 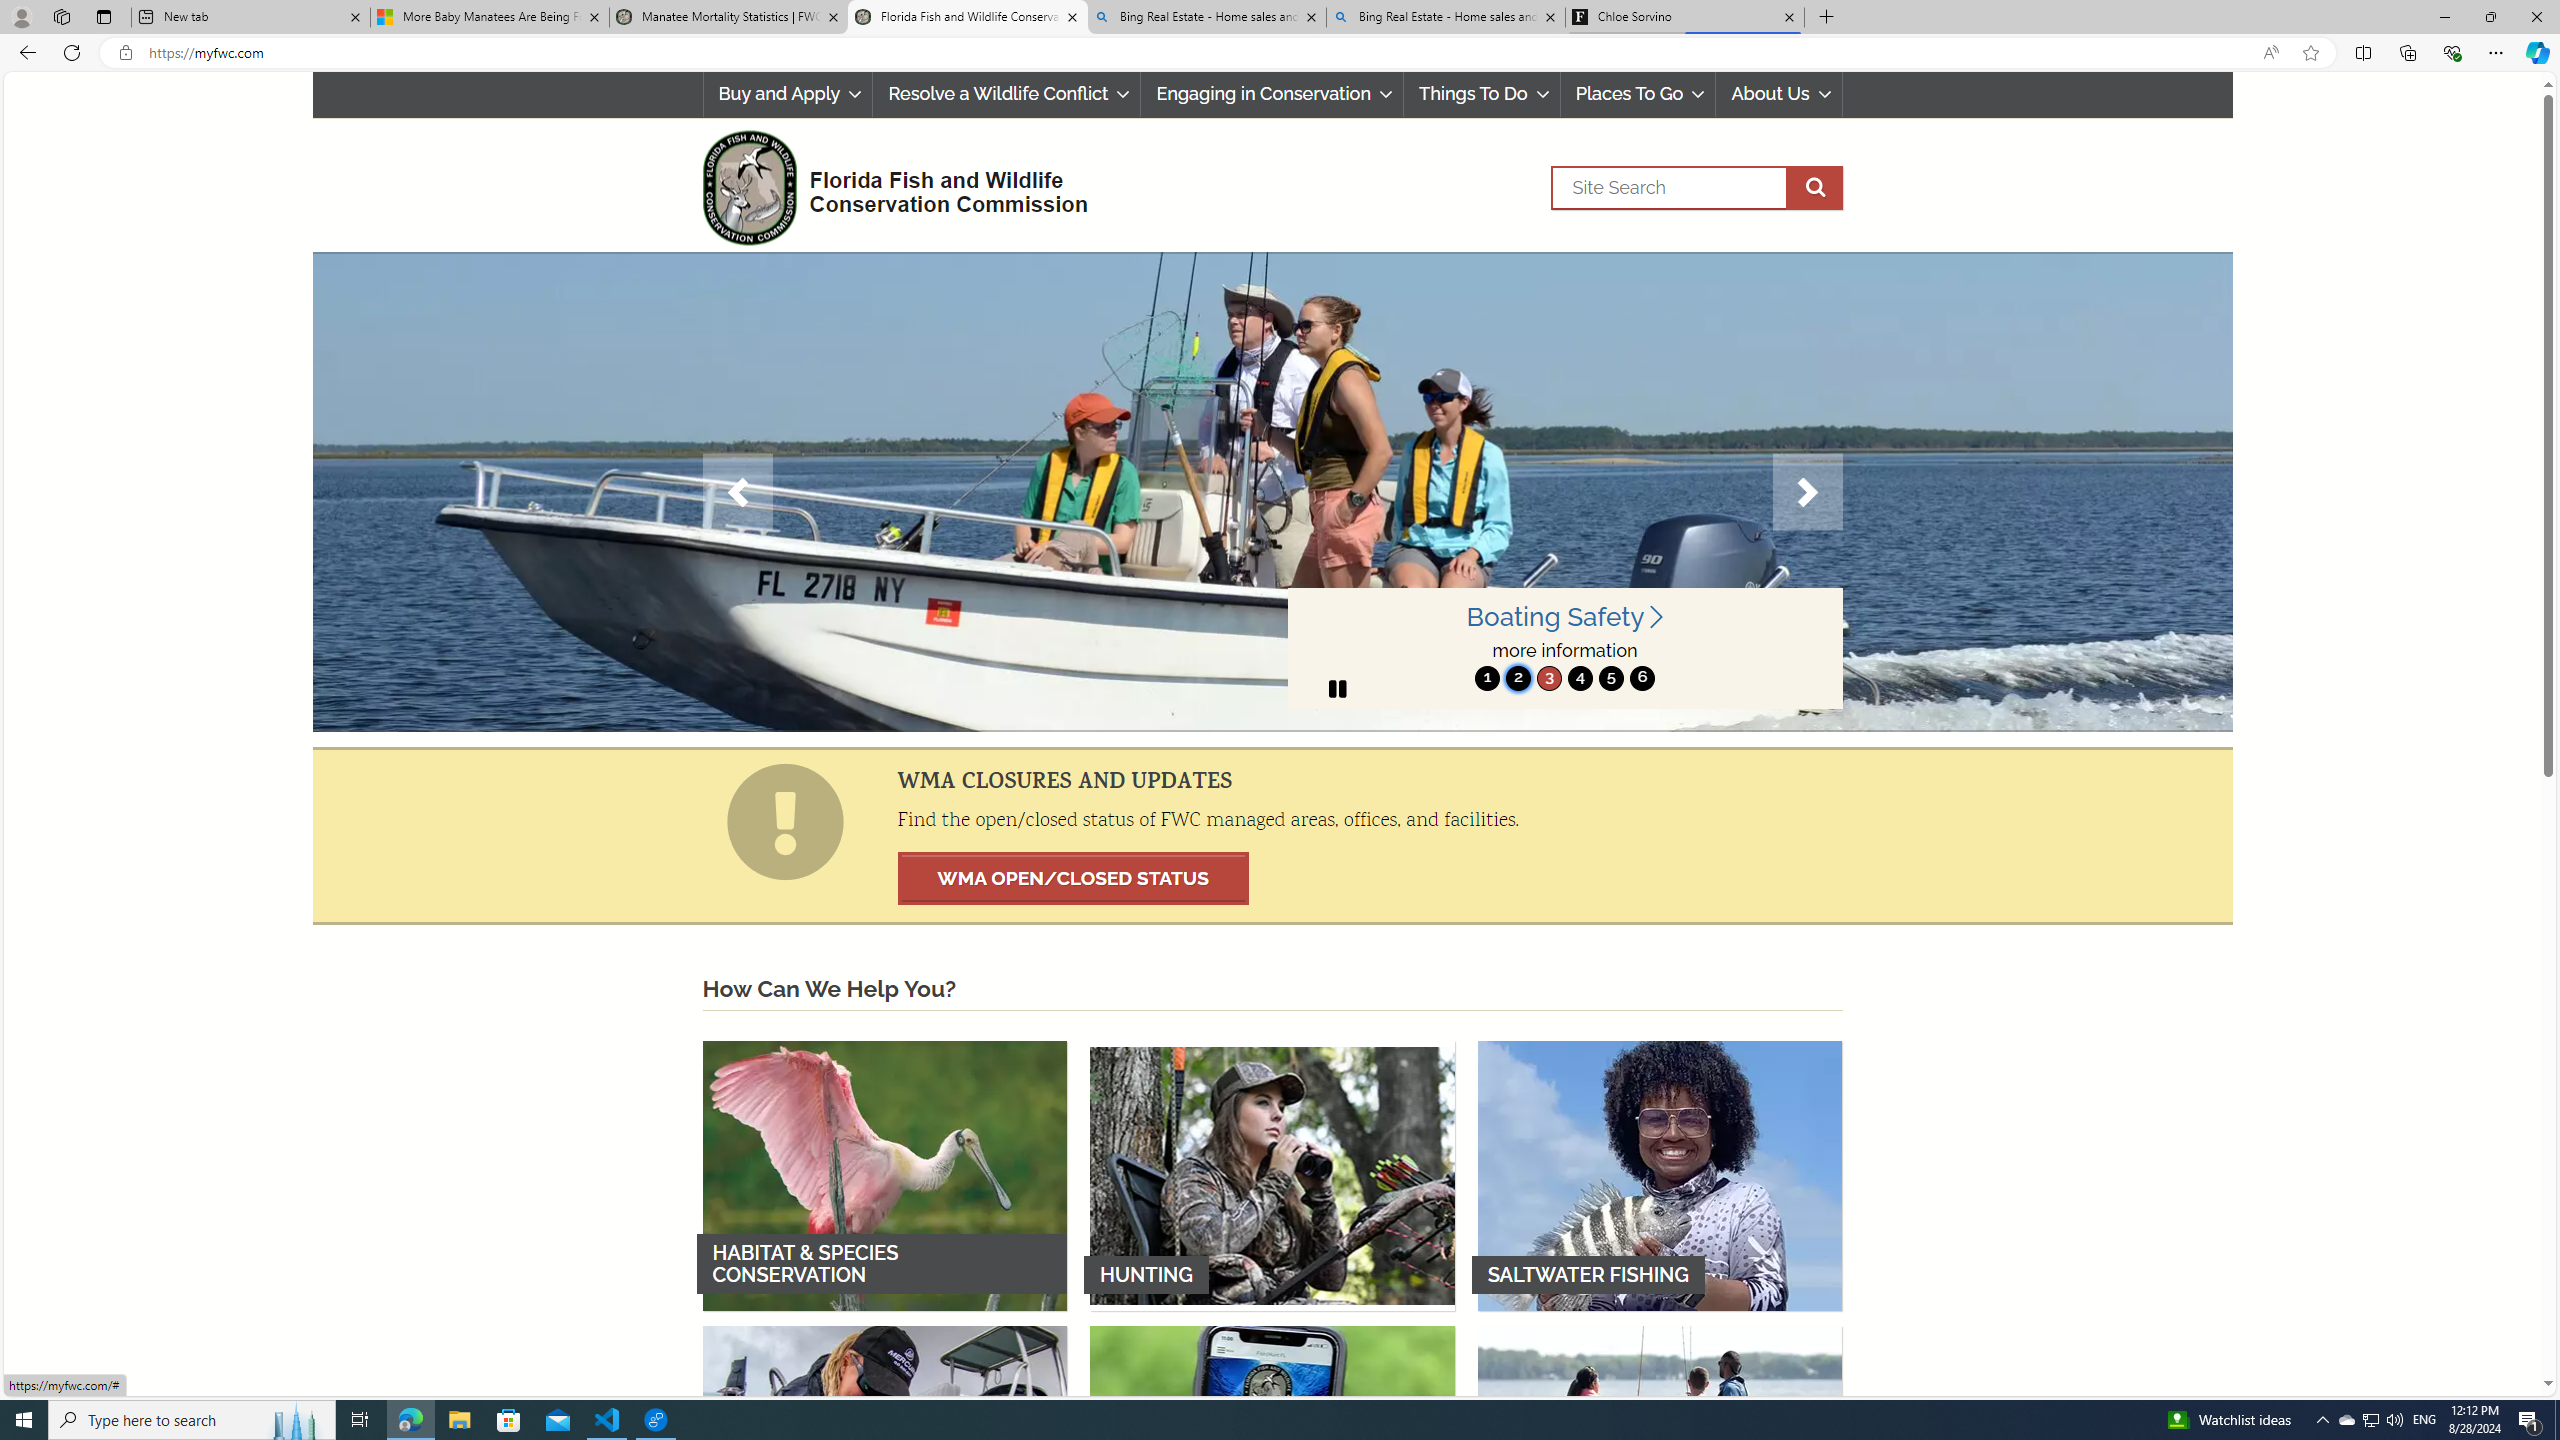 I want to click on '4', so click(x=1578, y=677).